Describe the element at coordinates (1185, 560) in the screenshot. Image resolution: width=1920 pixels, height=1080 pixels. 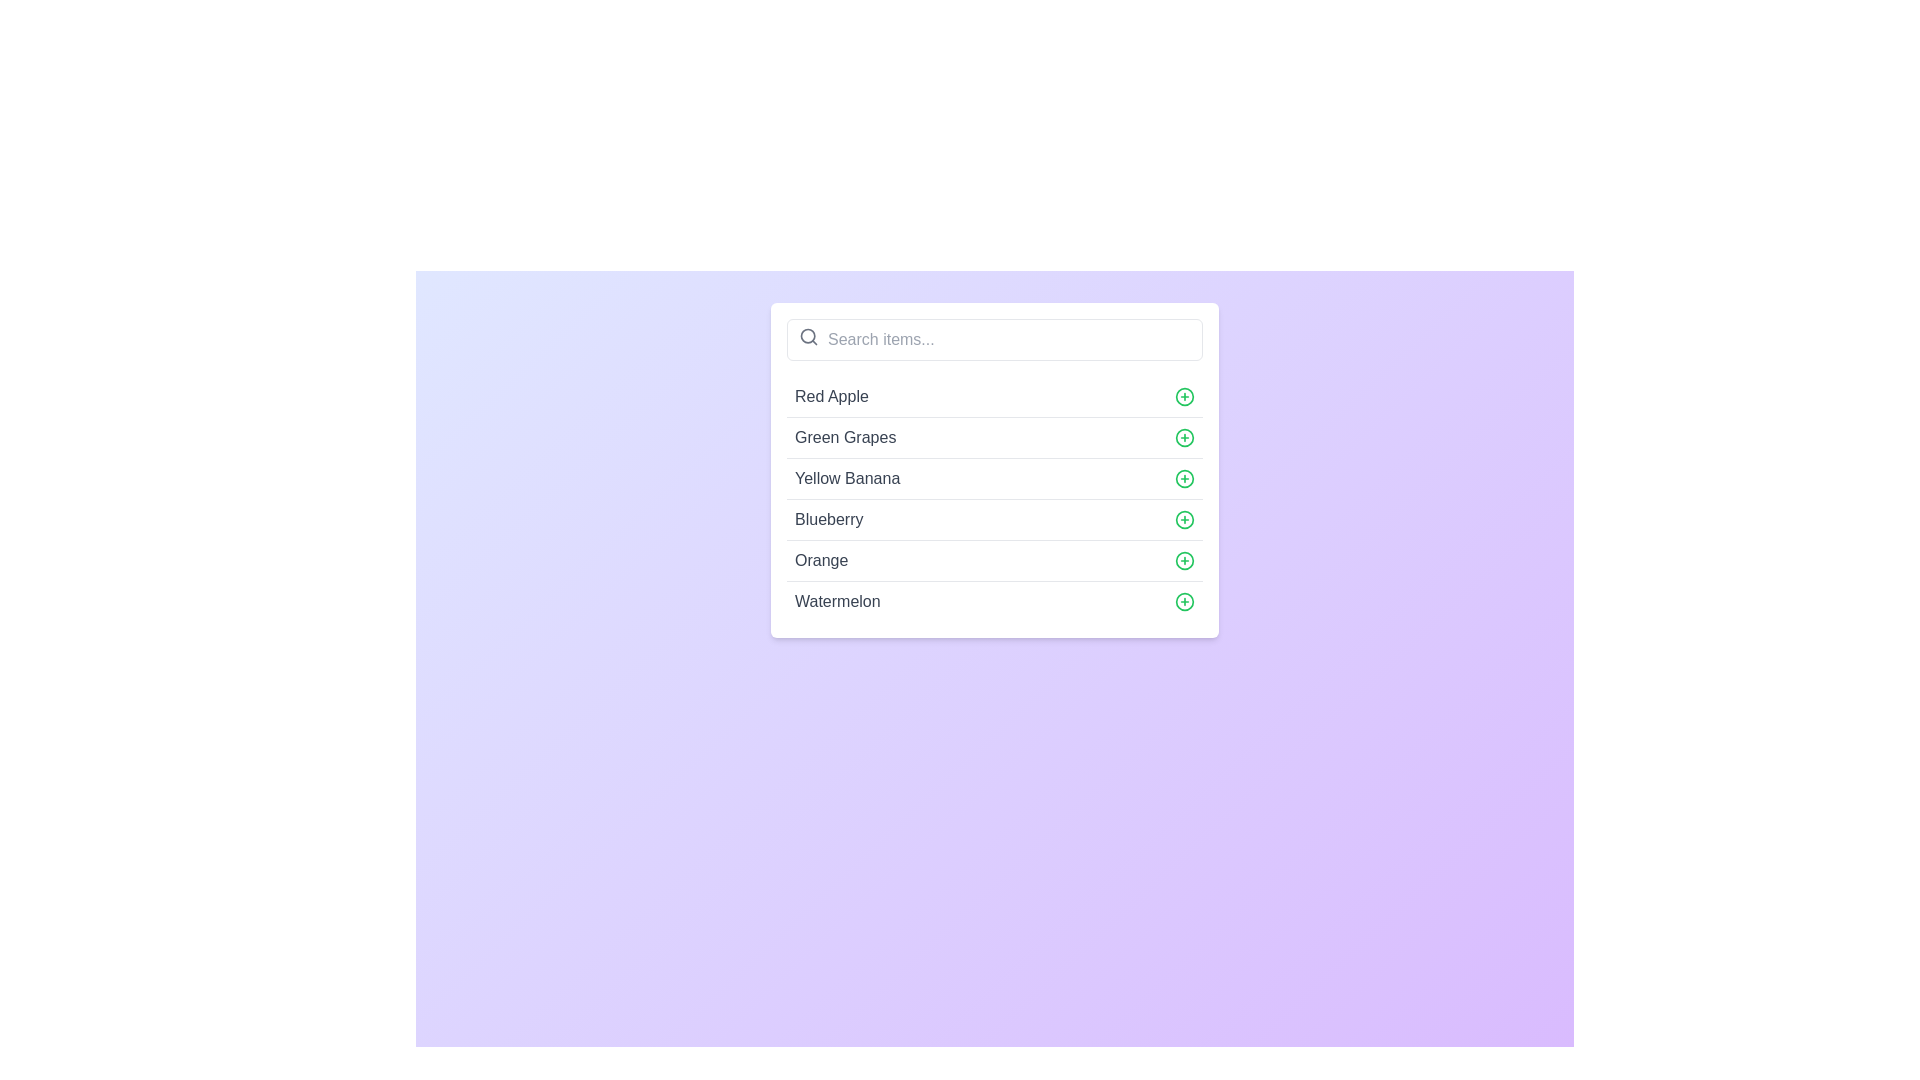
I see `the green circled plus icon button located in the fifth row of the item list next to the text 'Orange'` at that location.